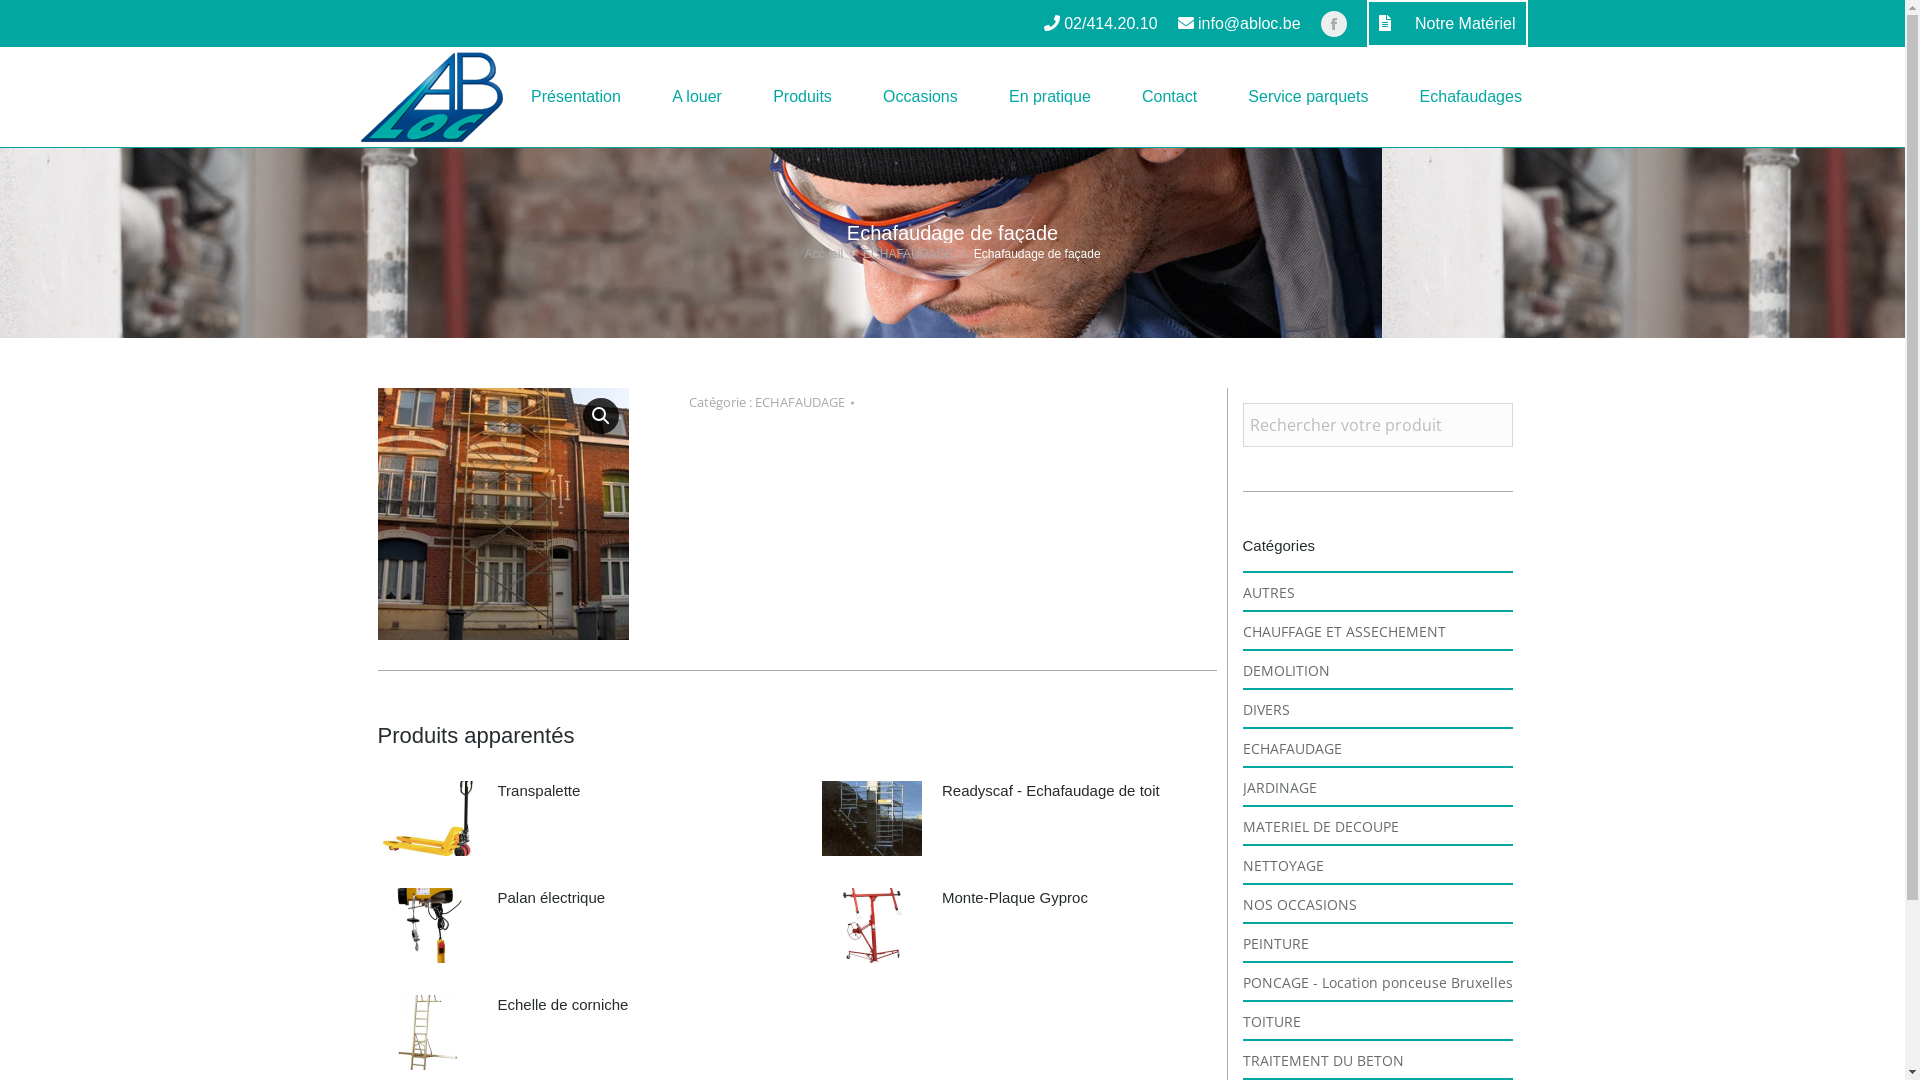 The image size is (1920, 1080). Describe the element at coordinates (1241, 708) in the screenshot. I see `'DIVERS'` at that location.